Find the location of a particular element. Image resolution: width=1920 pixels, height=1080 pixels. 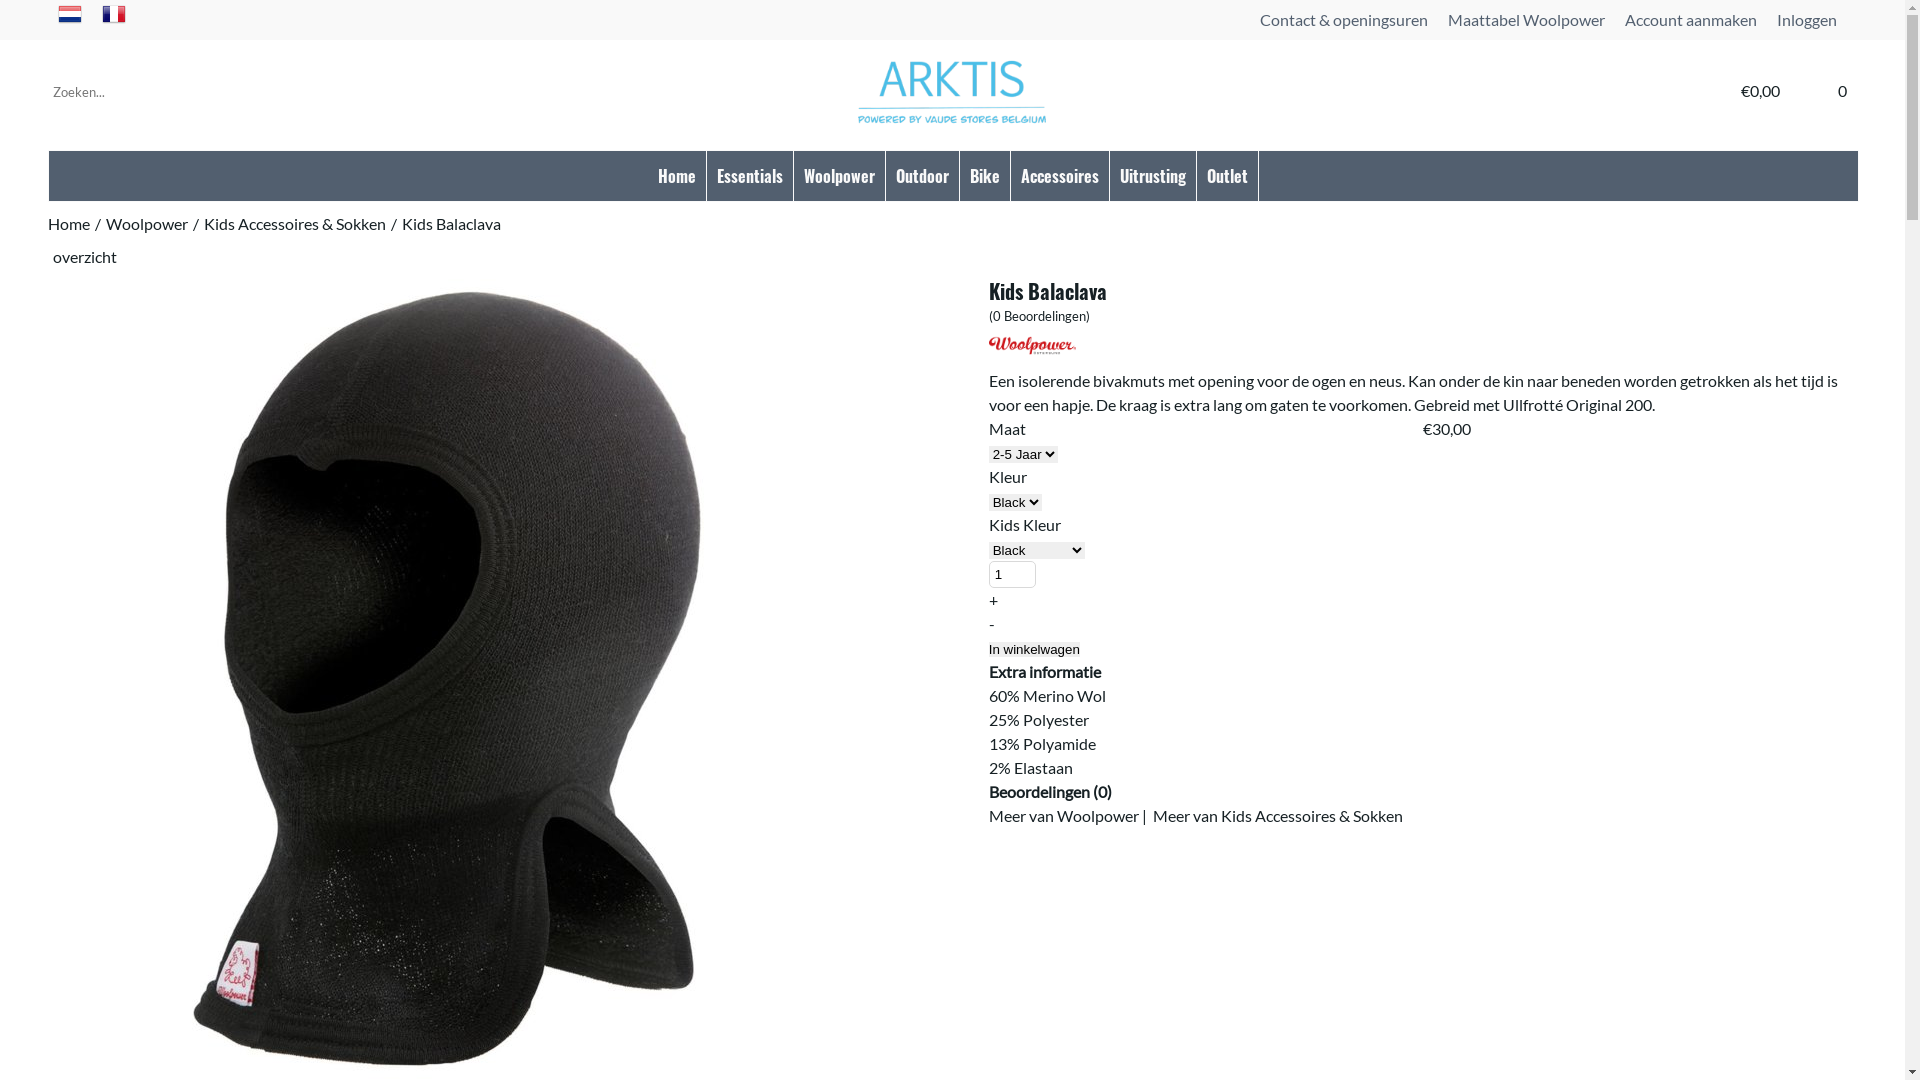

'Meer van Woolpower' is located at coordinates (1063, 815).